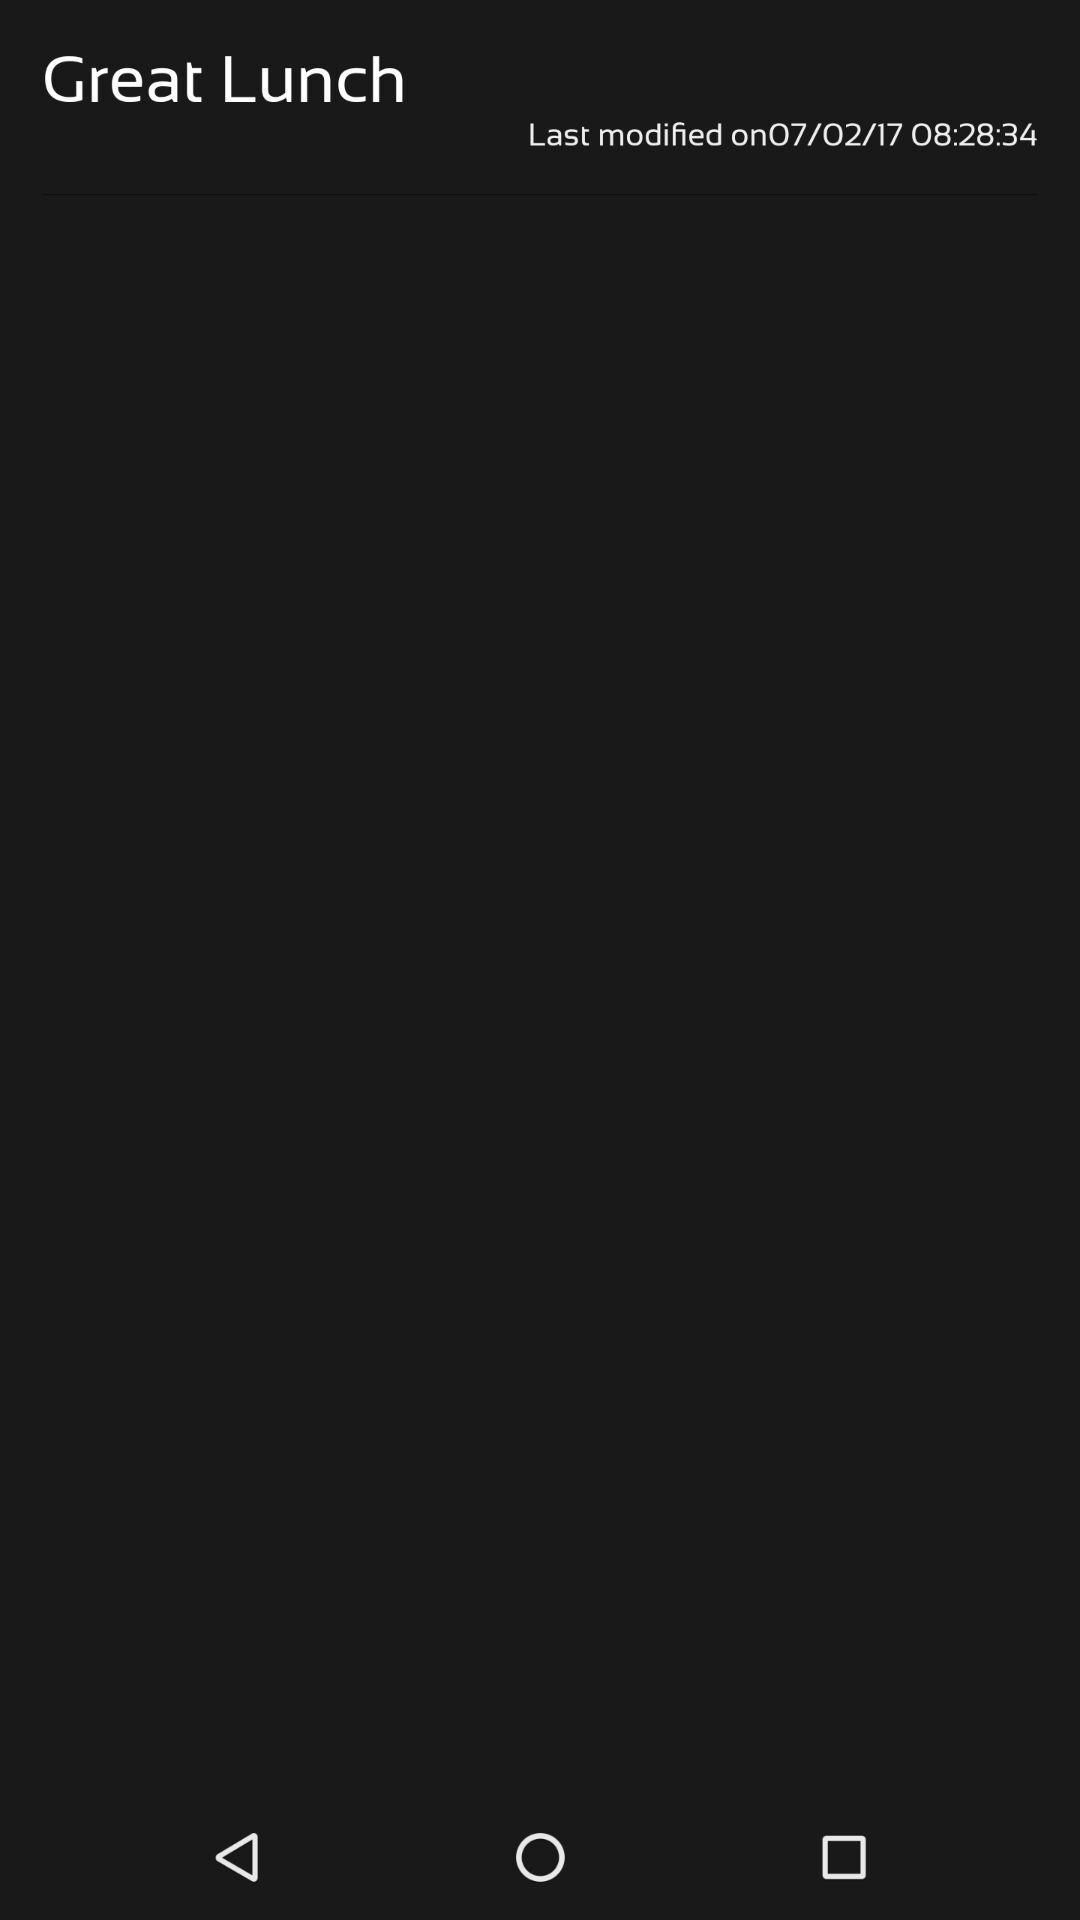 The width and height of the screenshot is (1080, 1920). Describe the element at coordinates (224, 79) in the screenshot. I see `the great lunch` at that location.